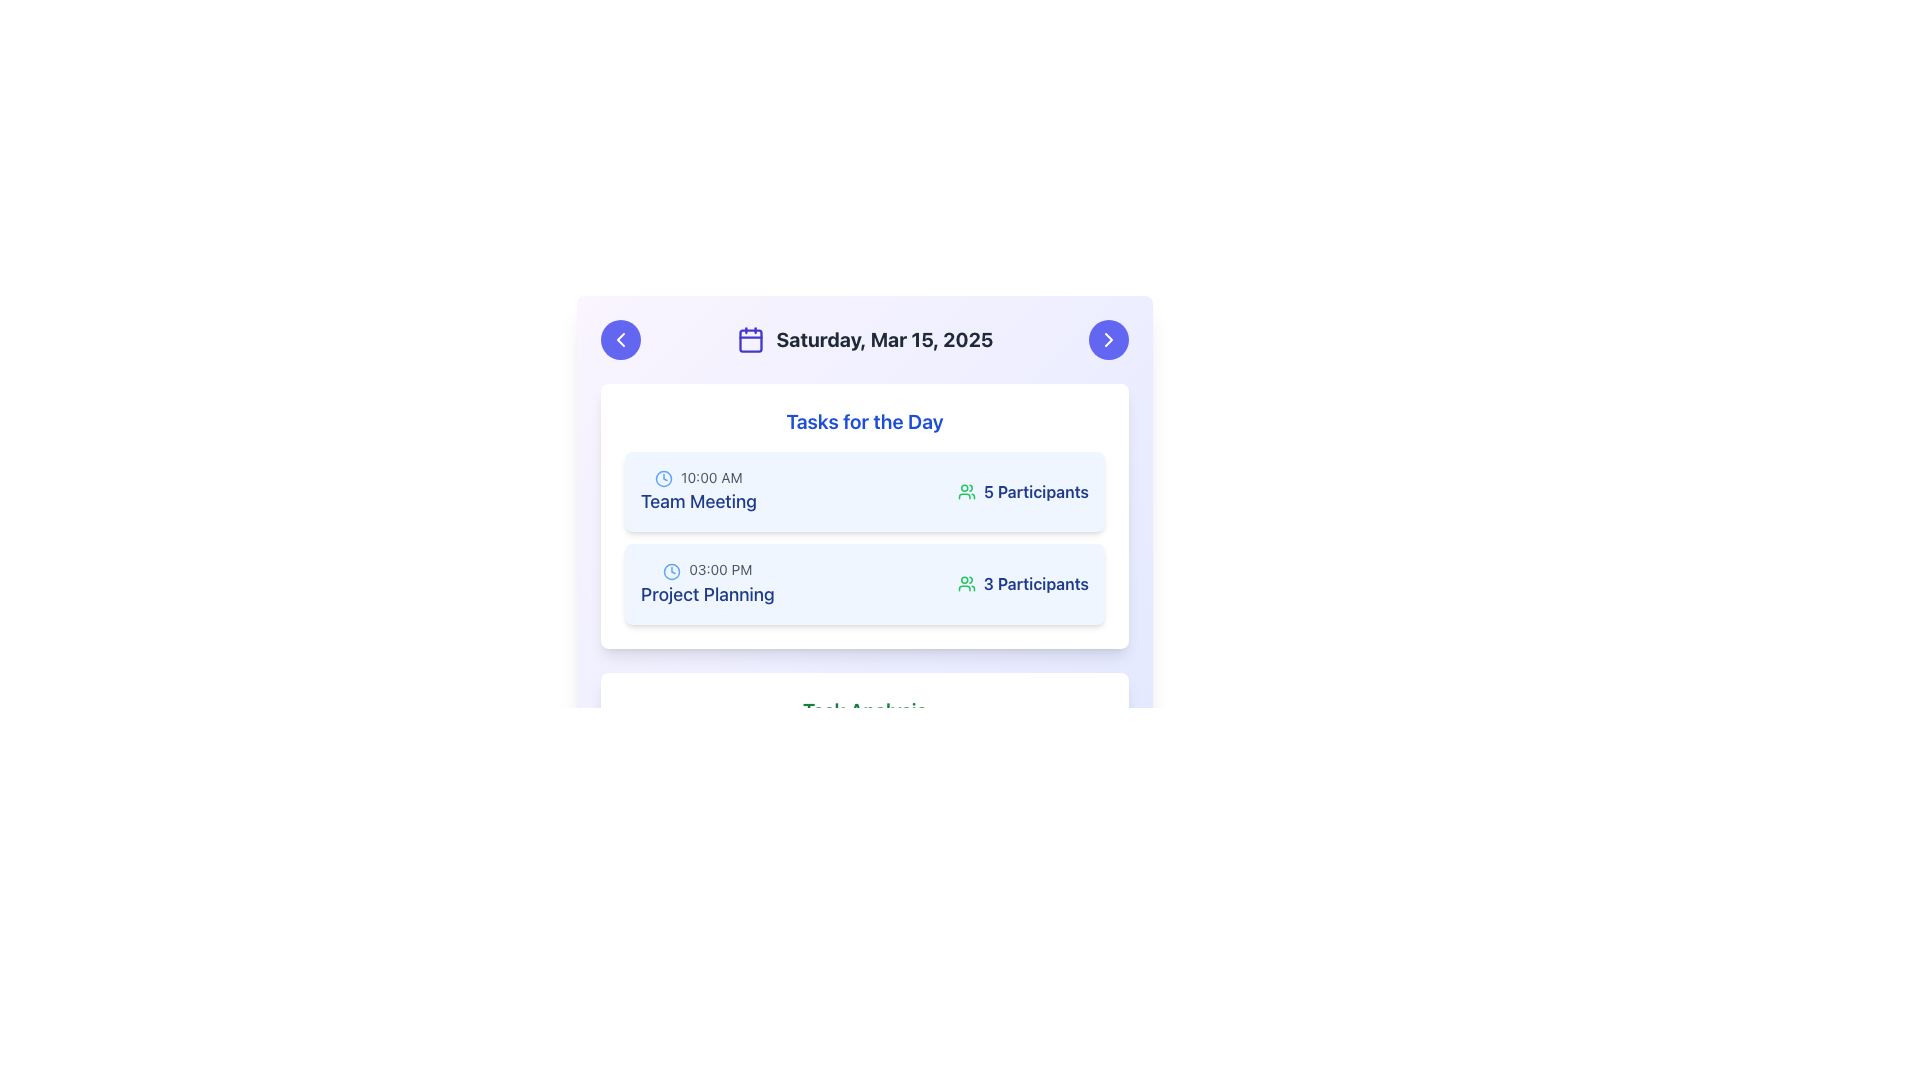 The height and width of the screenshot is (1080, 1920). Describe the element at coordinates (1107, 338) in the screenshot. I see `the navigation button located at the far right of the header section, which features a rightward arrow icon` at that location.